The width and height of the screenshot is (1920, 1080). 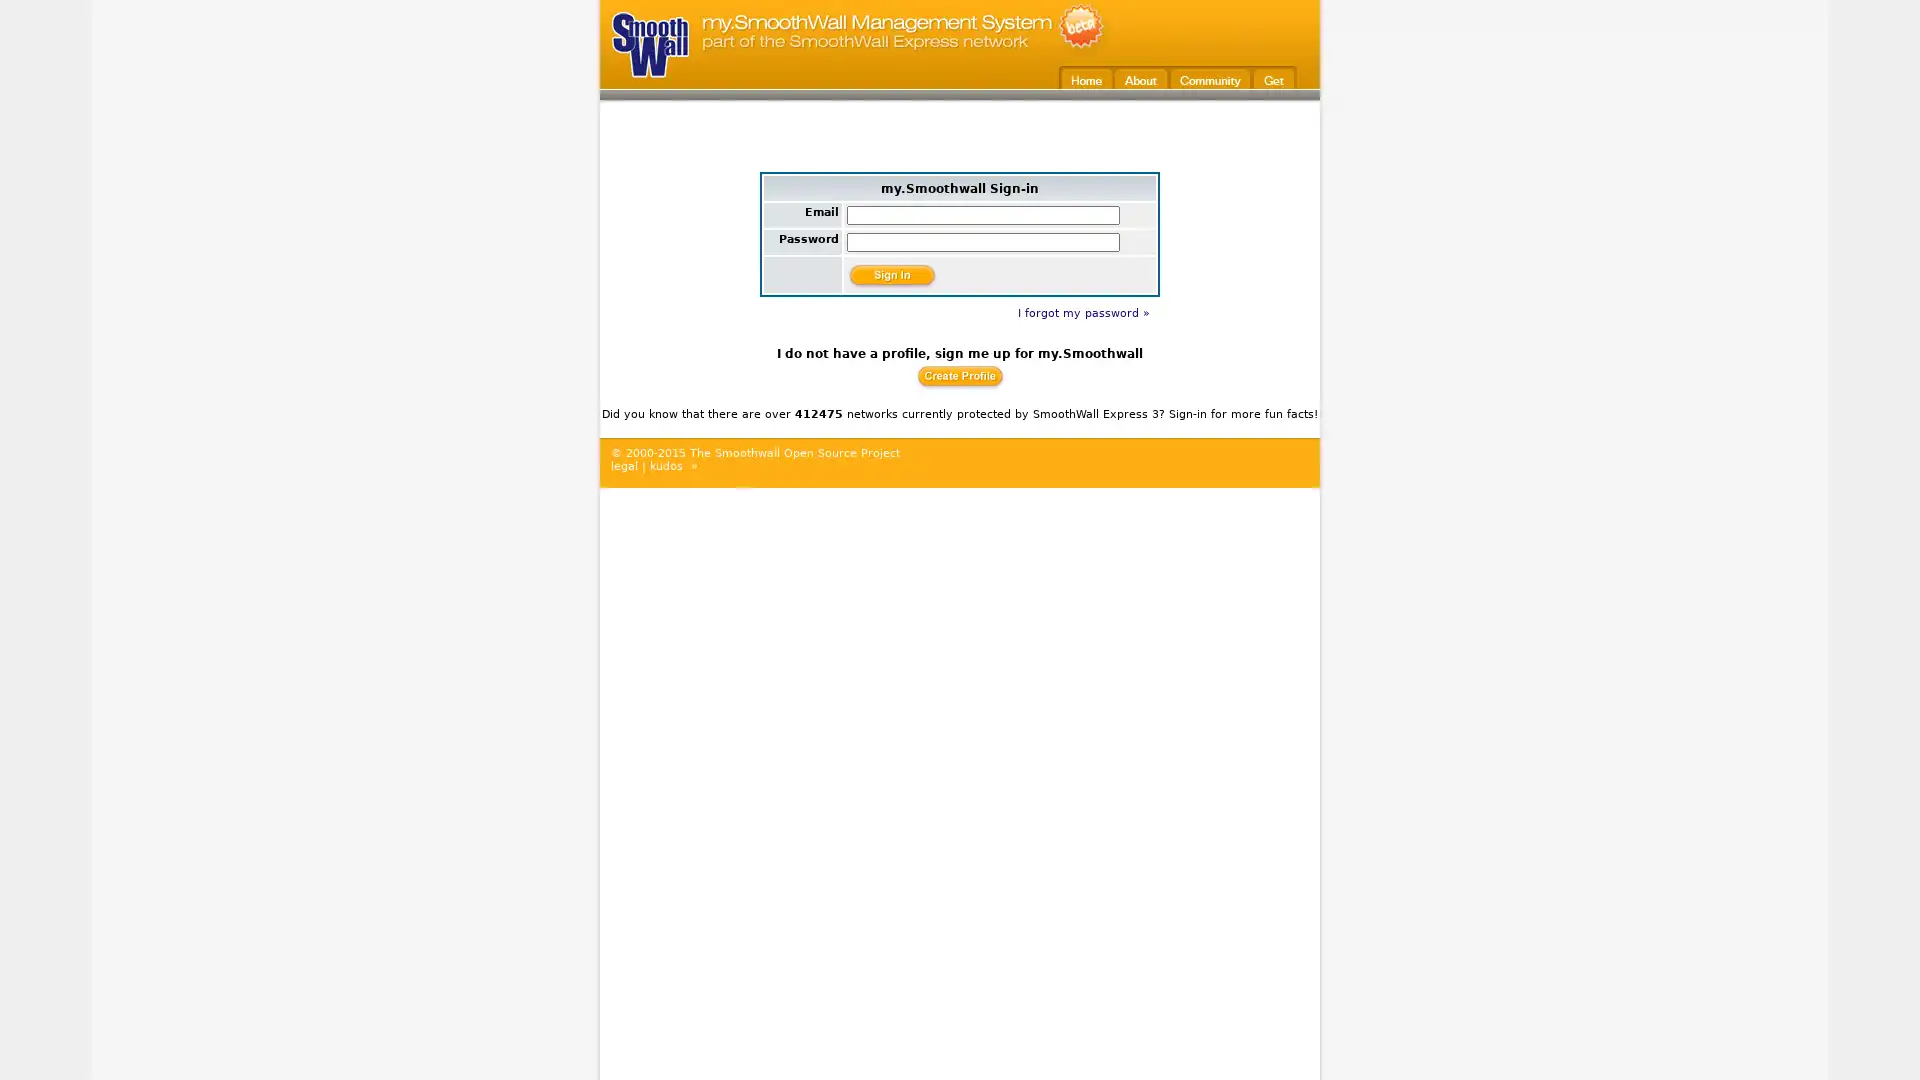 What do you see at coordinates (891, 274) in the screenshot?
I see `Sign-in` at bounding box center [891, 274].